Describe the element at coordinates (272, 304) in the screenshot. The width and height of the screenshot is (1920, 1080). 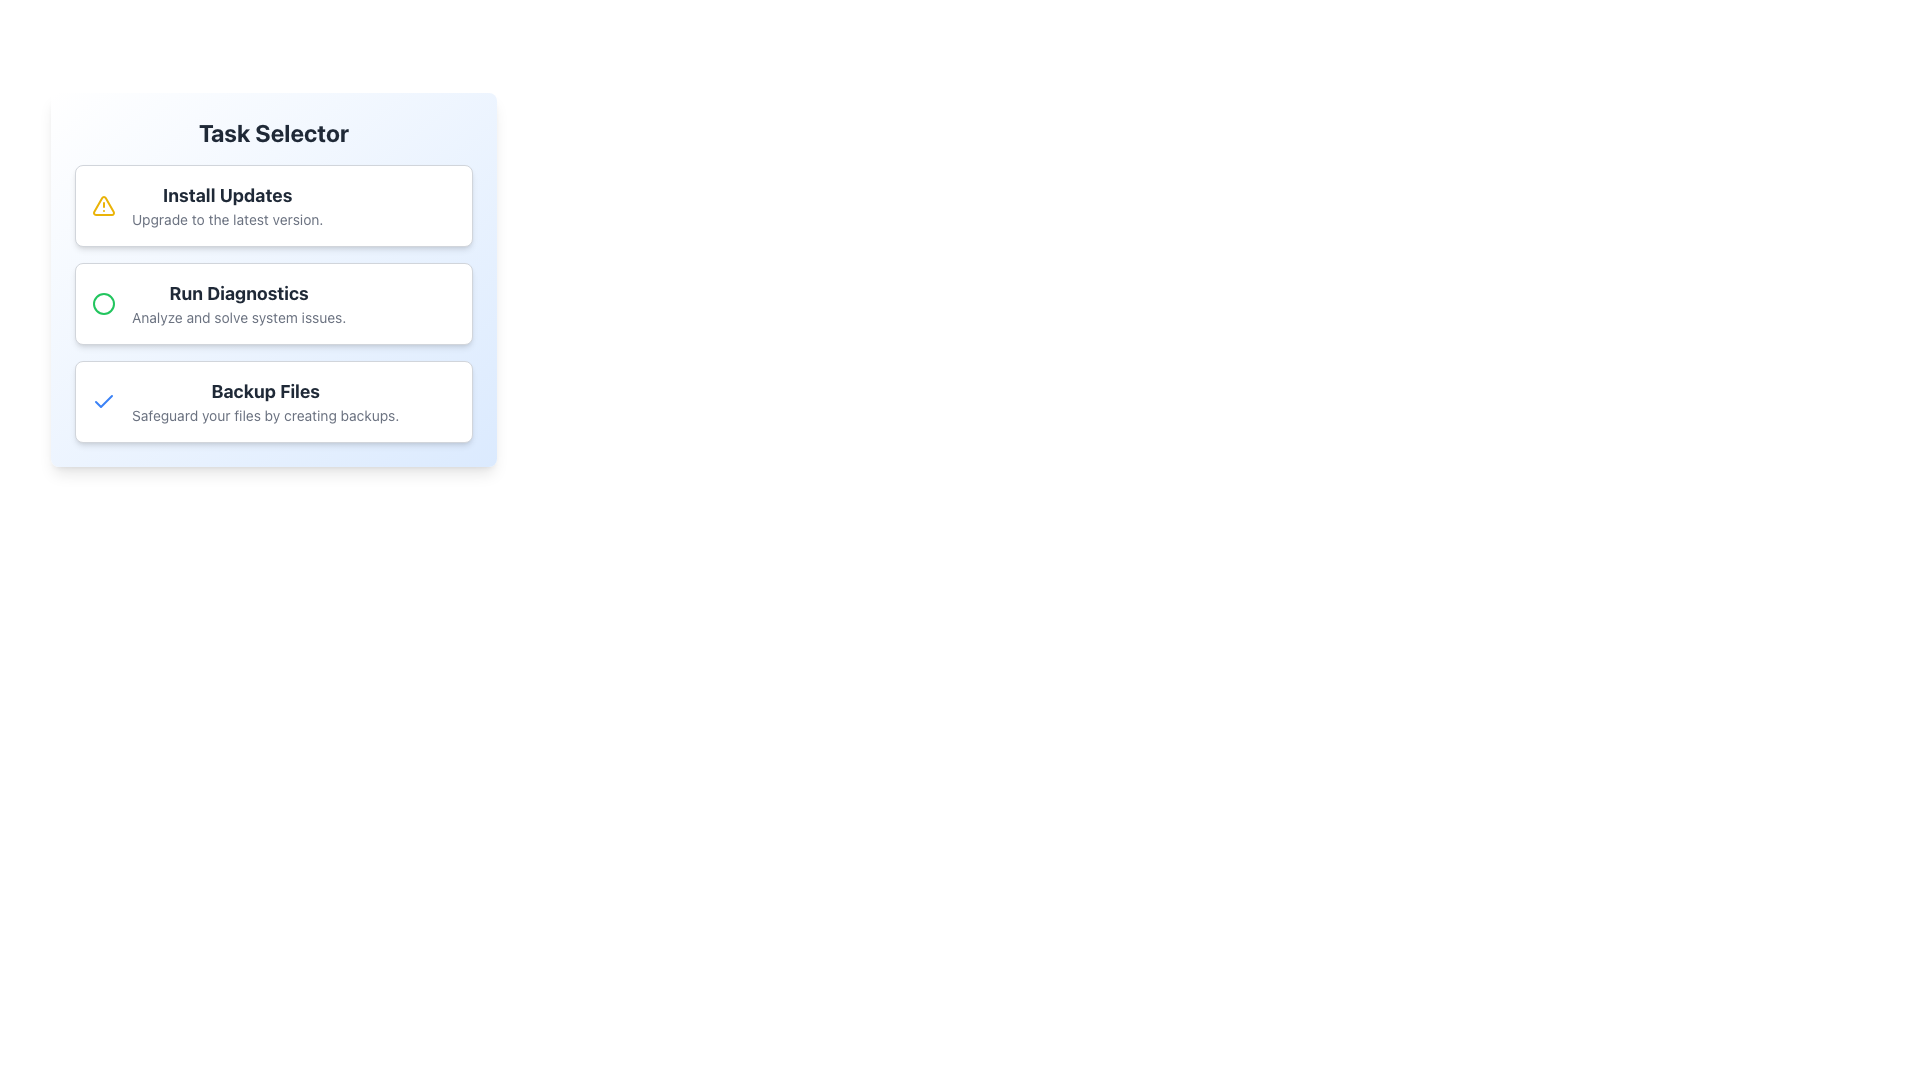
I see `the second interactive card labeled 'Run Diagnostics' in the 'Task Selector' section` at that location.